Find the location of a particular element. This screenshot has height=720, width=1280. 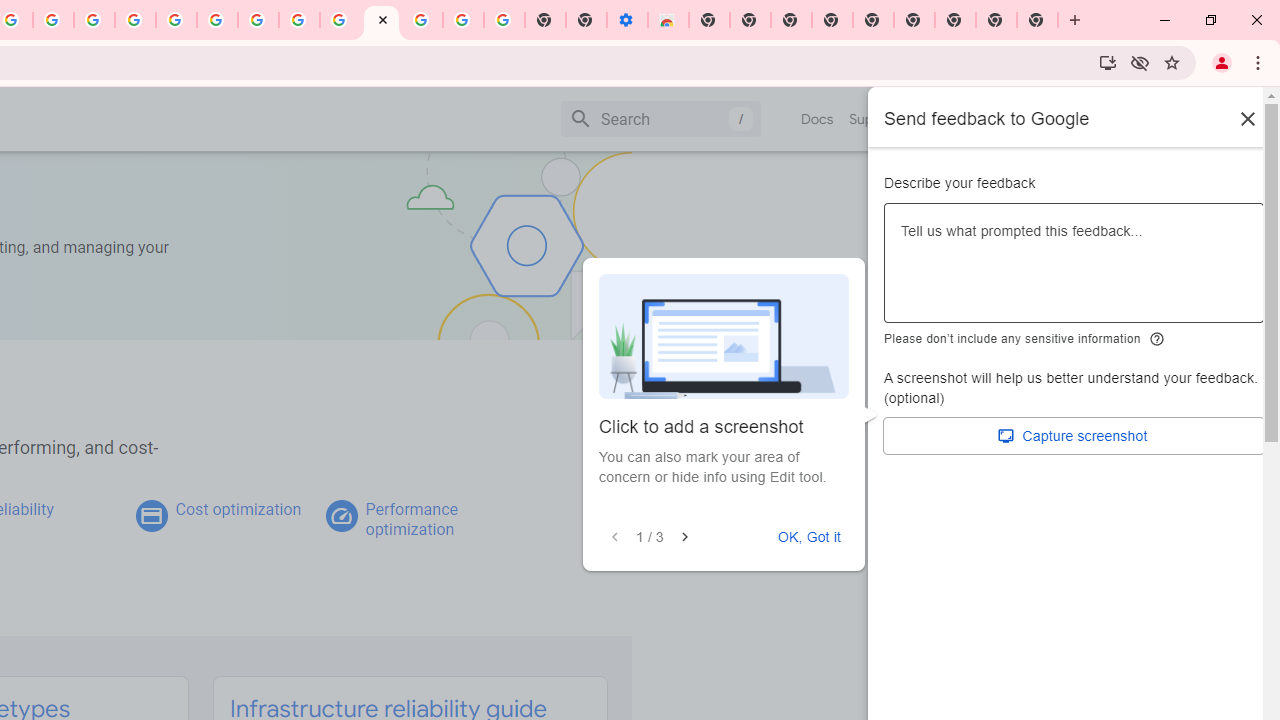

'Support' is located at coordinates (874, 119).